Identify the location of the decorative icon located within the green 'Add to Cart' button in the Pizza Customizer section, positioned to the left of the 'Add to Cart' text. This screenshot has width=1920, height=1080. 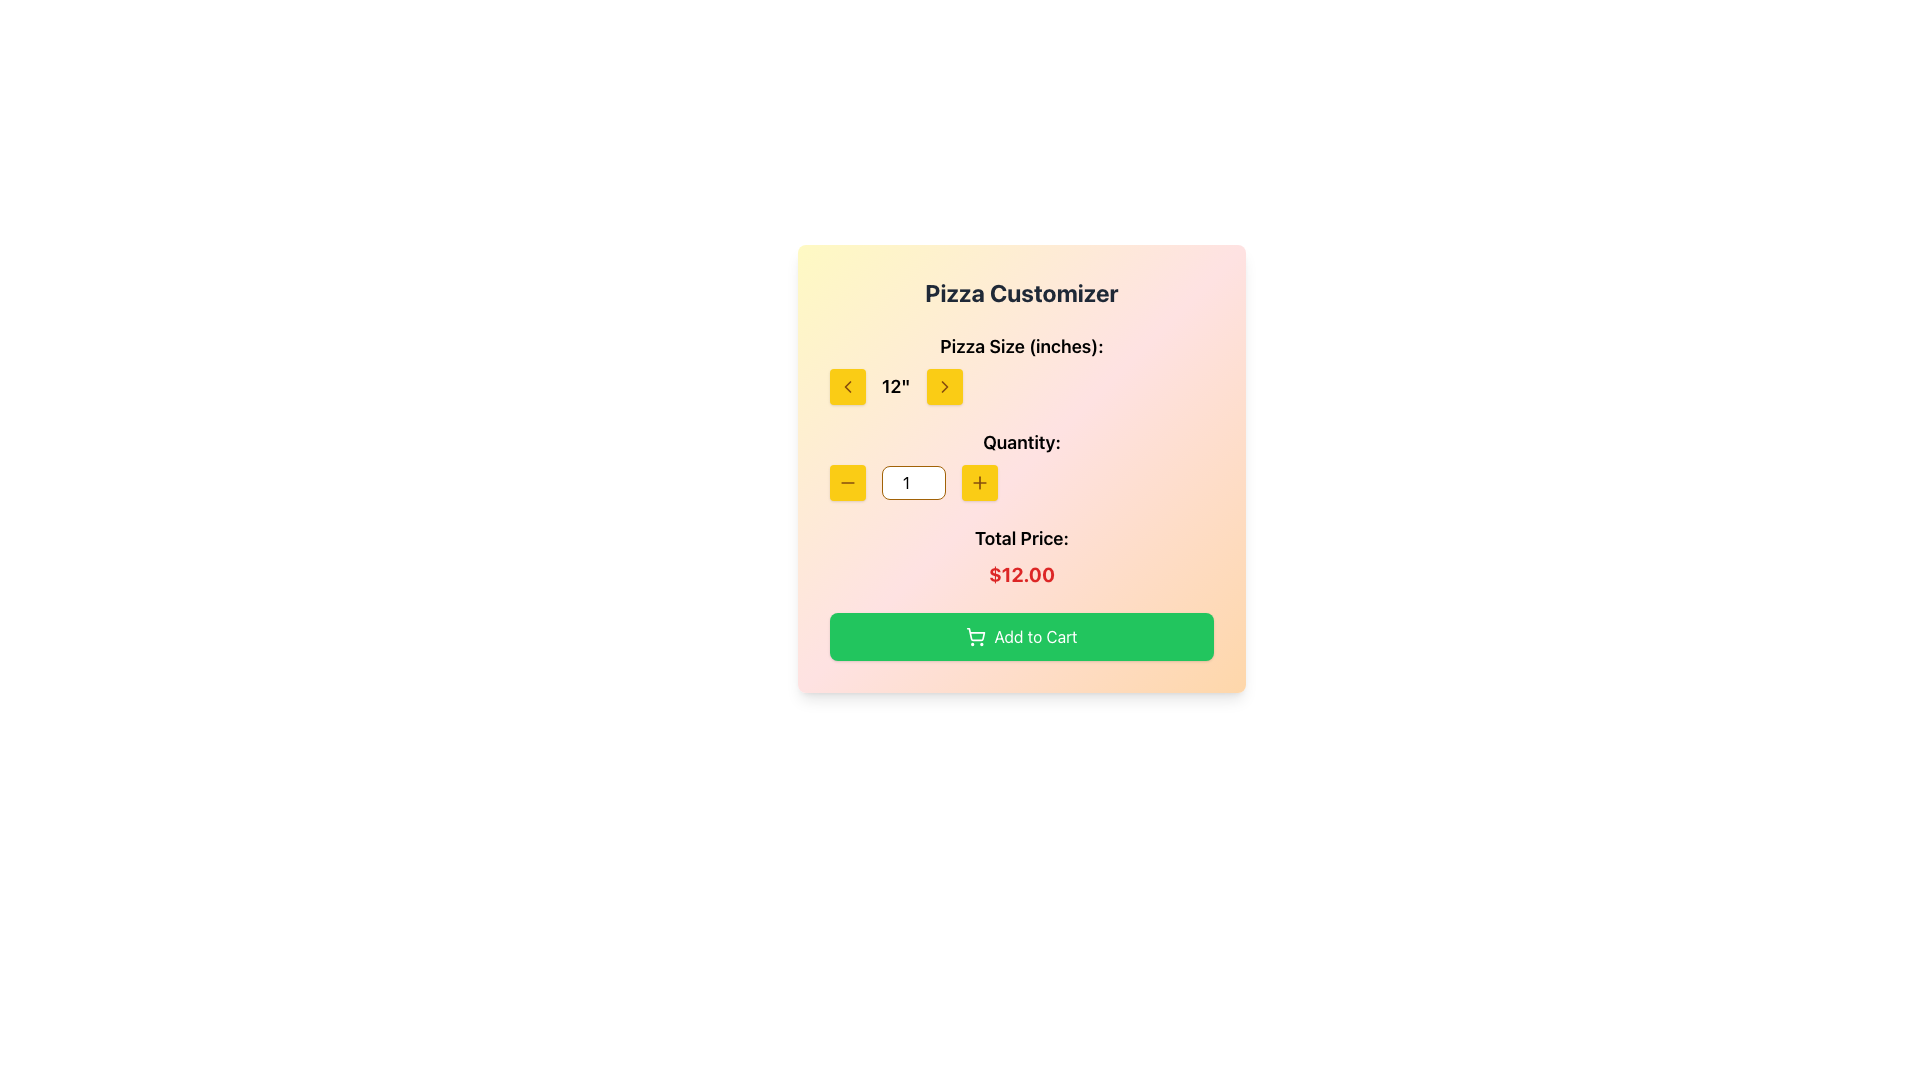
(976, 636).